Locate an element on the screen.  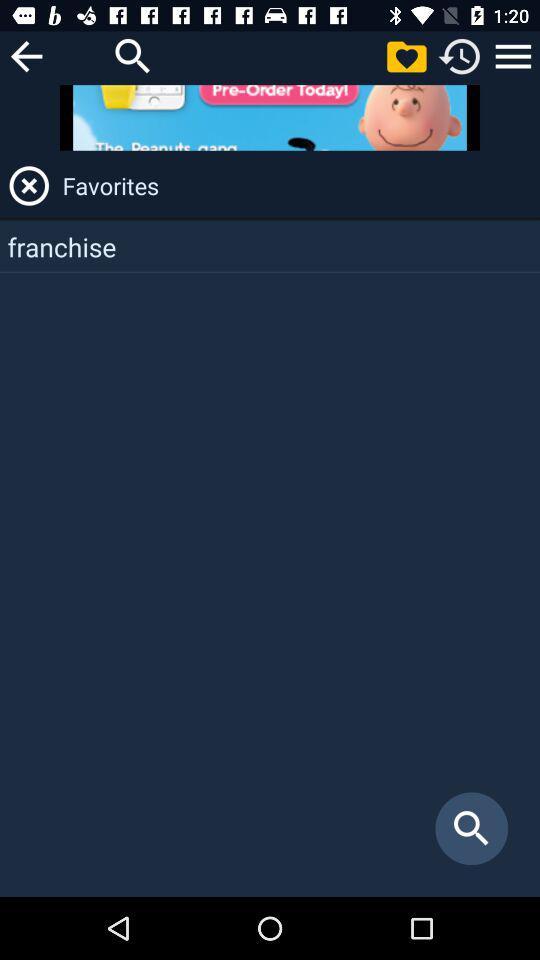
previous screen is located at coordinates (25, 55).